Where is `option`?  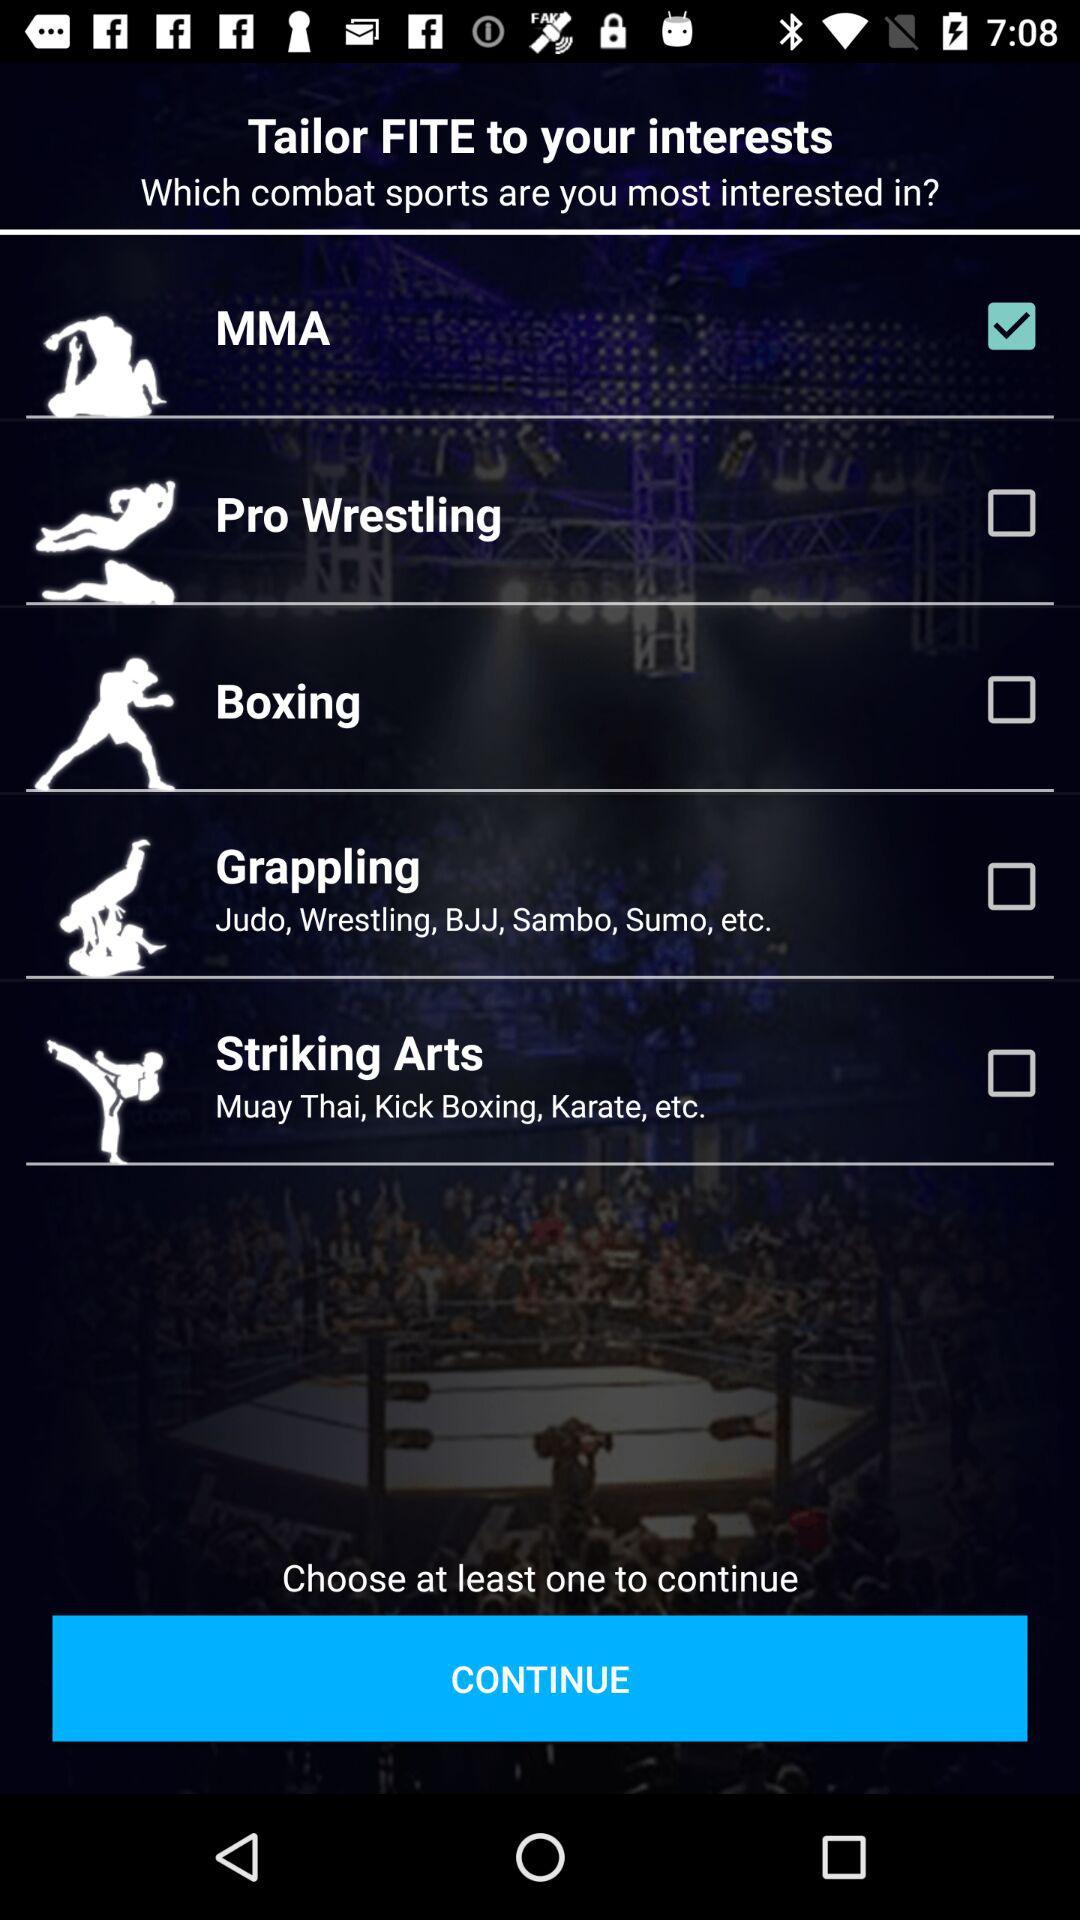 option is located at coordinates (1011, 699).